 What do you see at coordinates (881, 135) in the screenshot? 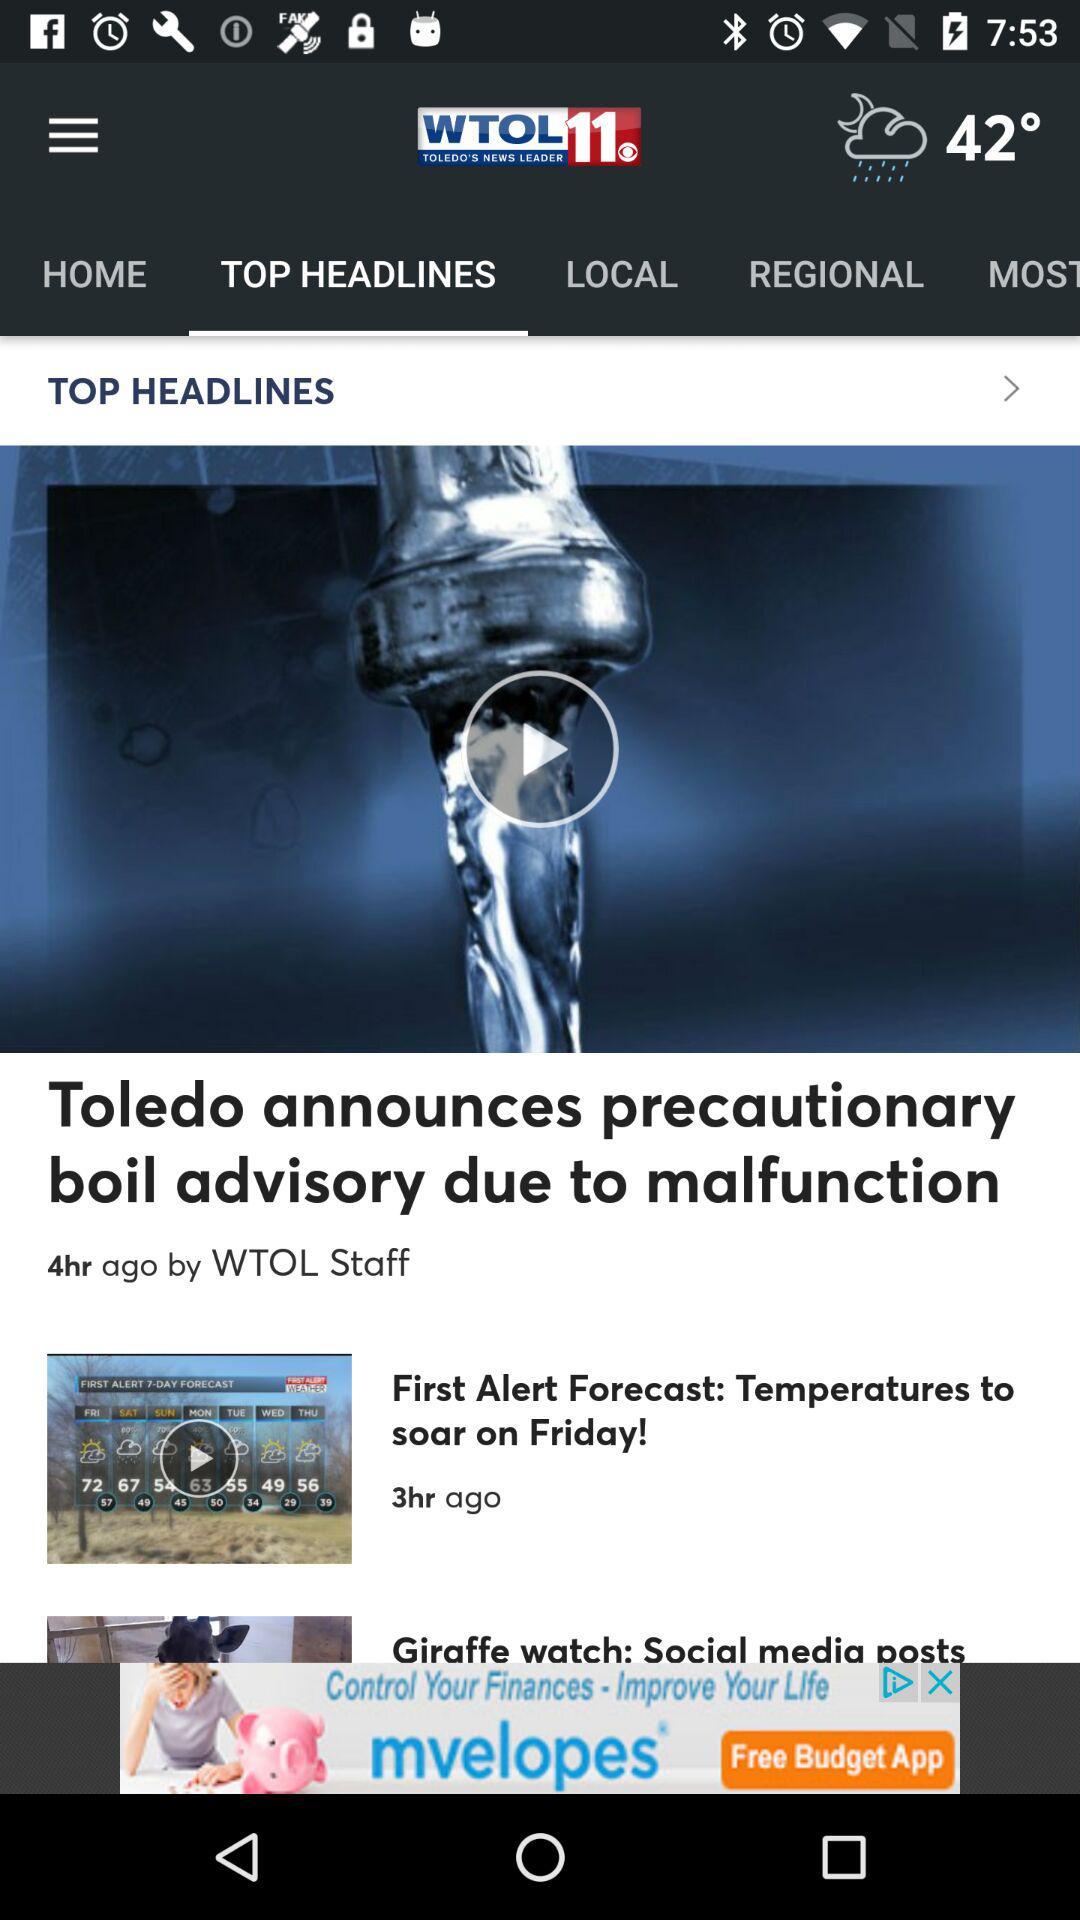
I see `open weather` at bounding box center [881, 135].